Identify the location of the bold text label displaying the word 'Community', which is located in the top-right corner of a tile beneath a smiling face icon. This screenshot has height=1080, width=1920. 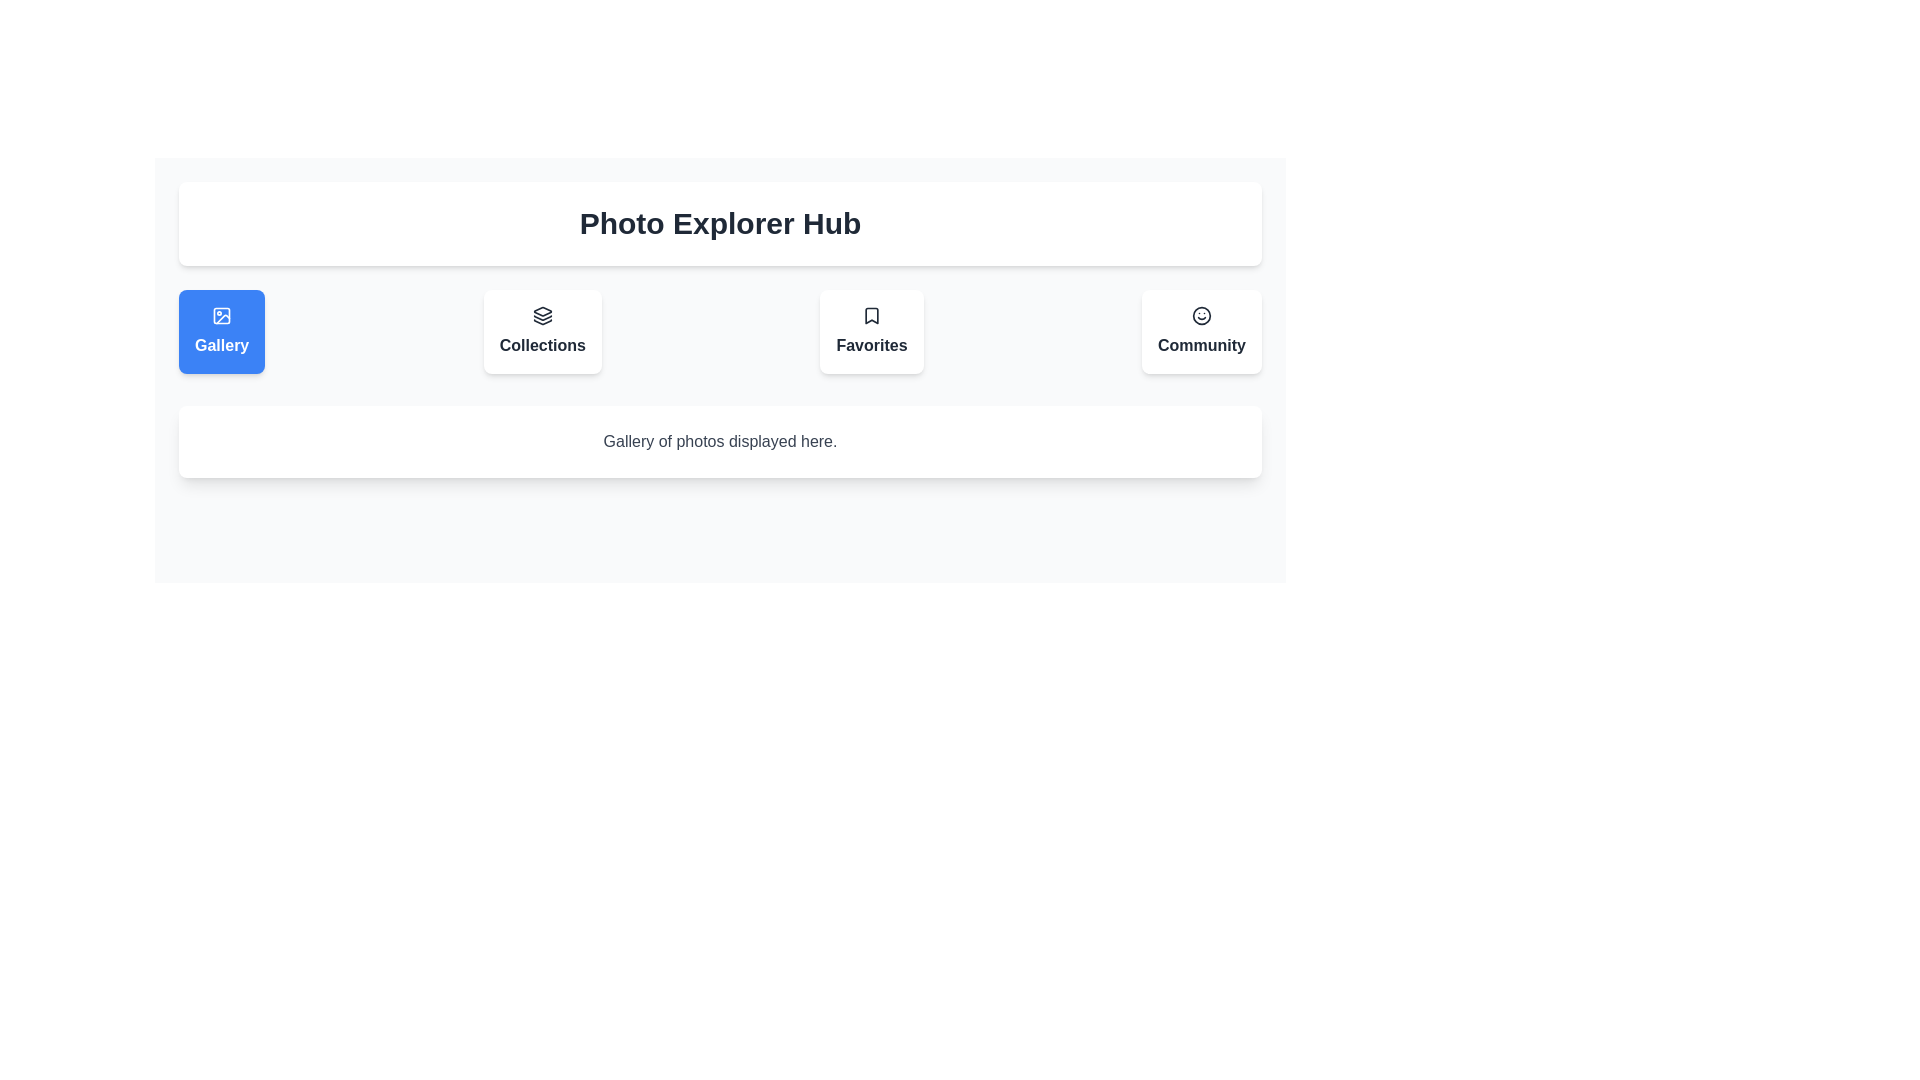
(1200, 345).